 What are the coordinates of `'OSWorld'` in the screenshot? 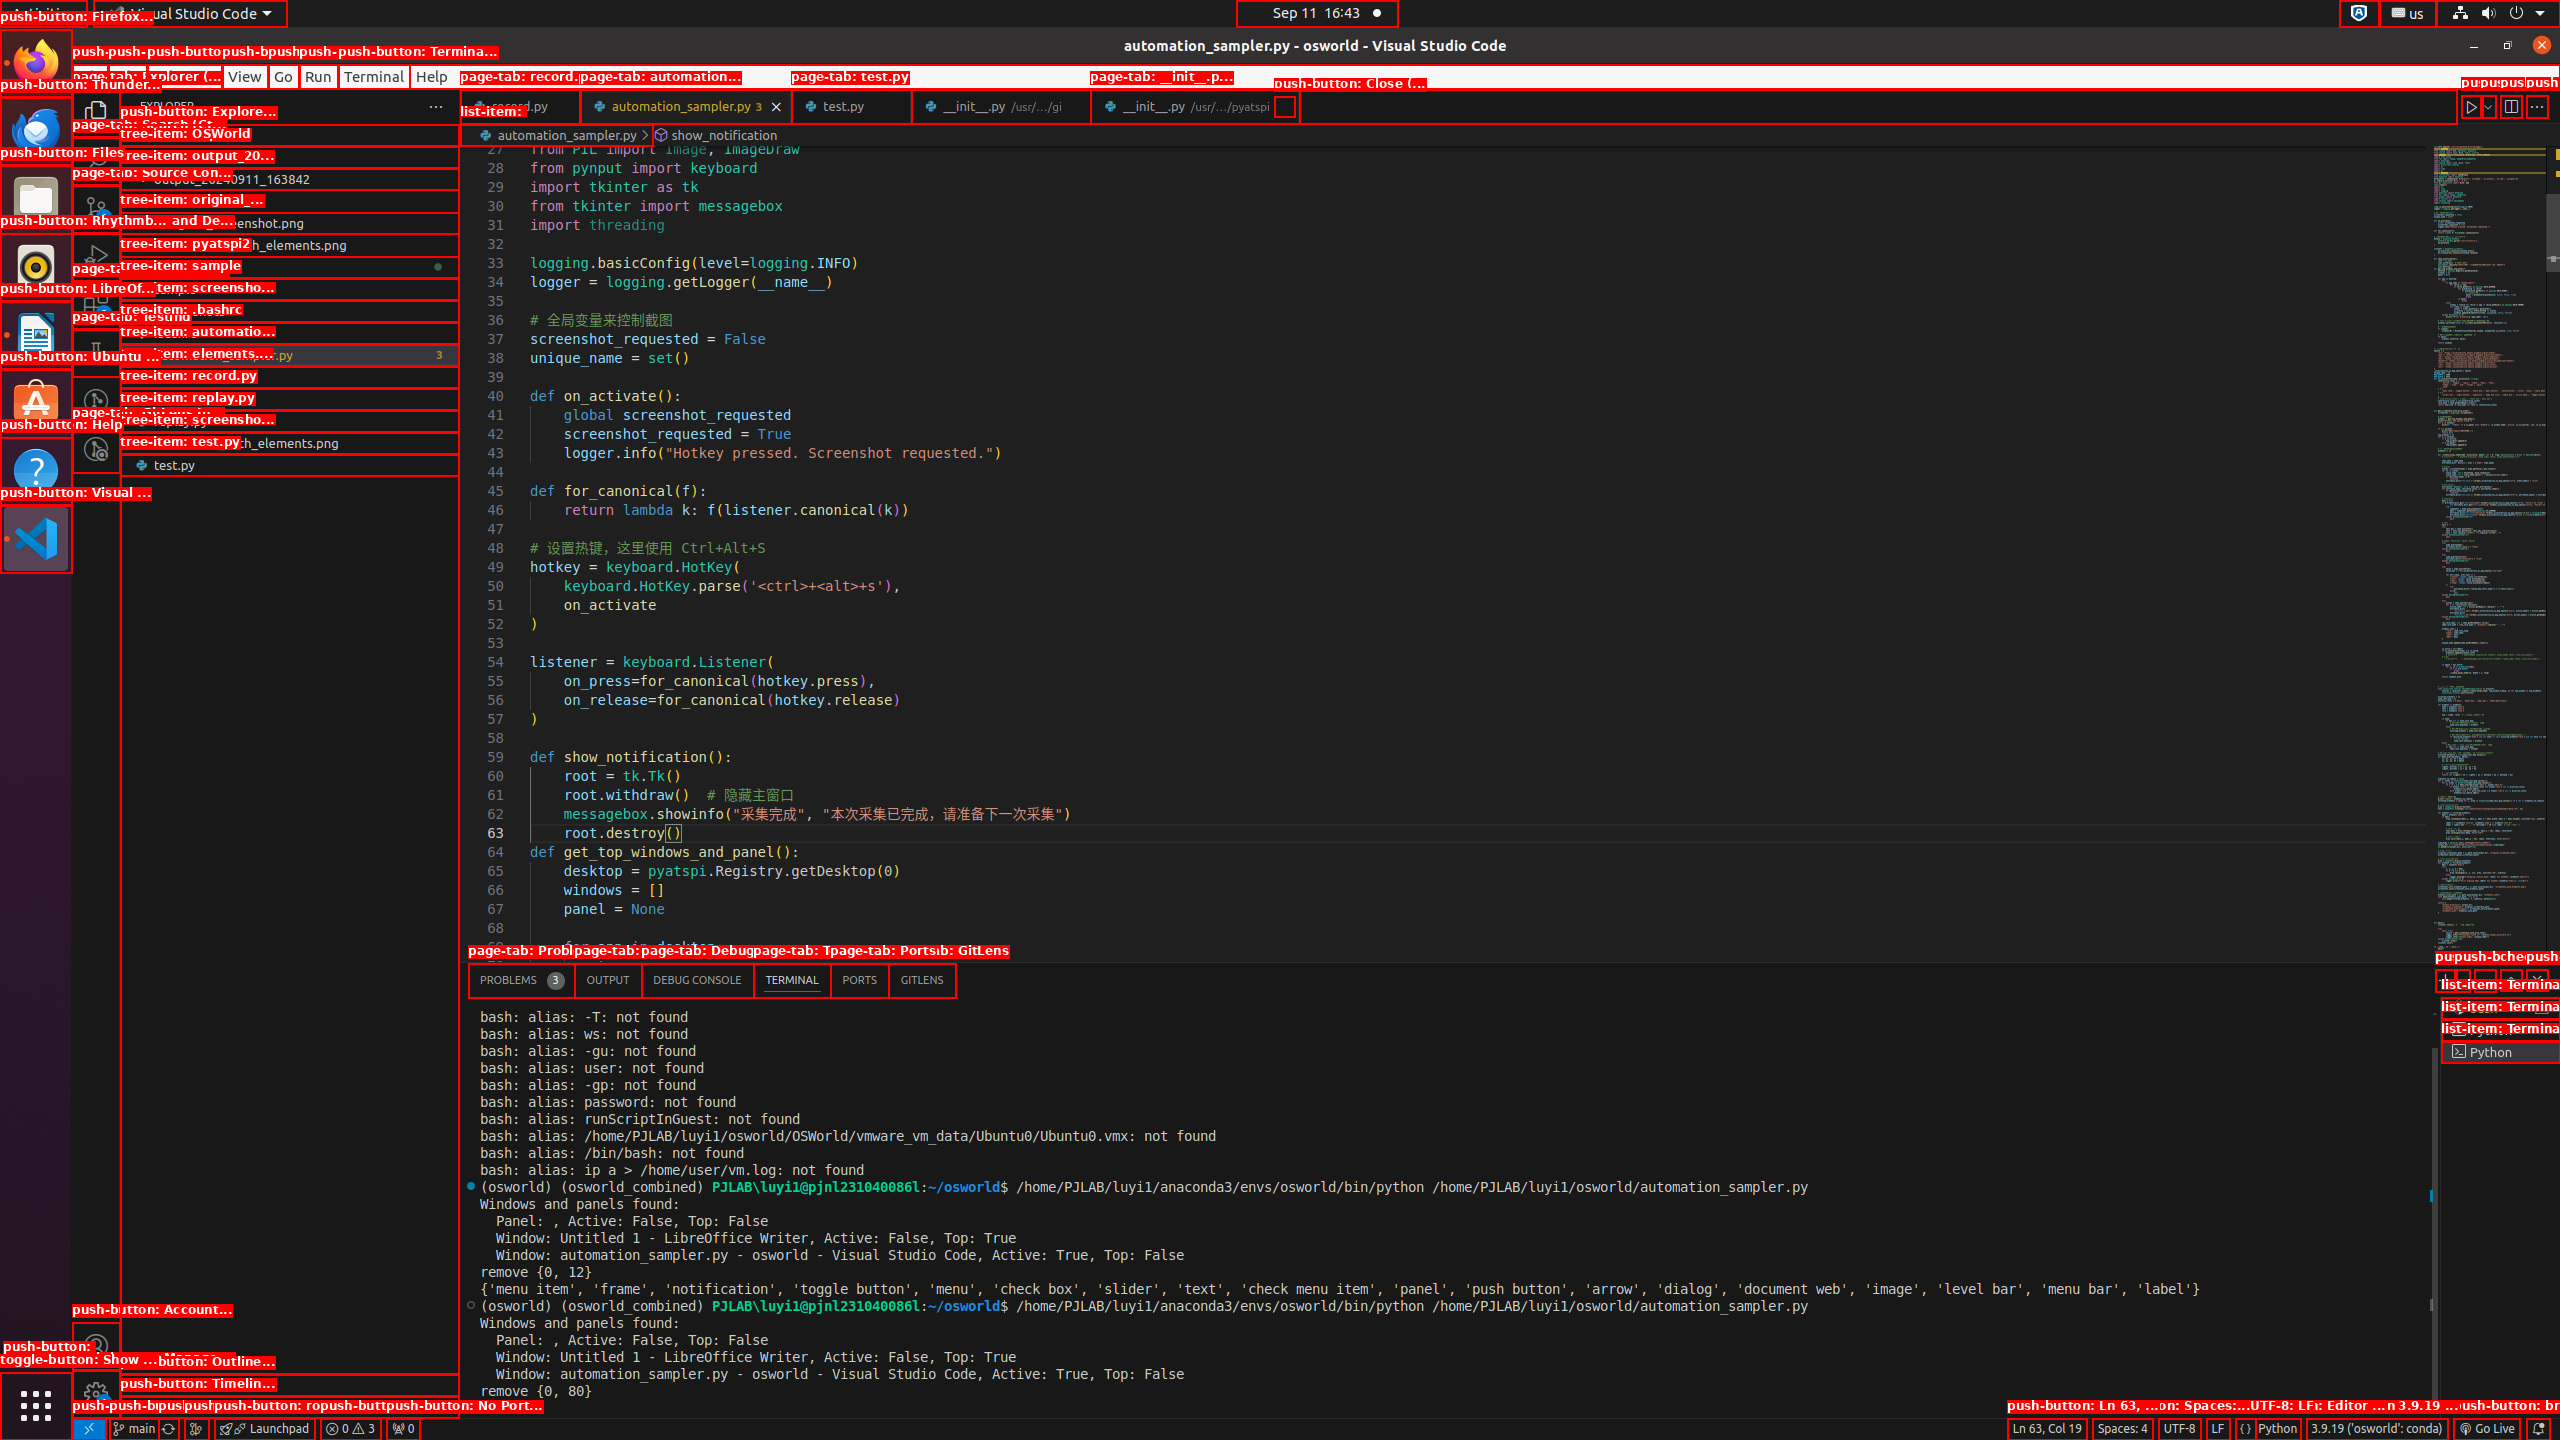 It's located at (289, 156).